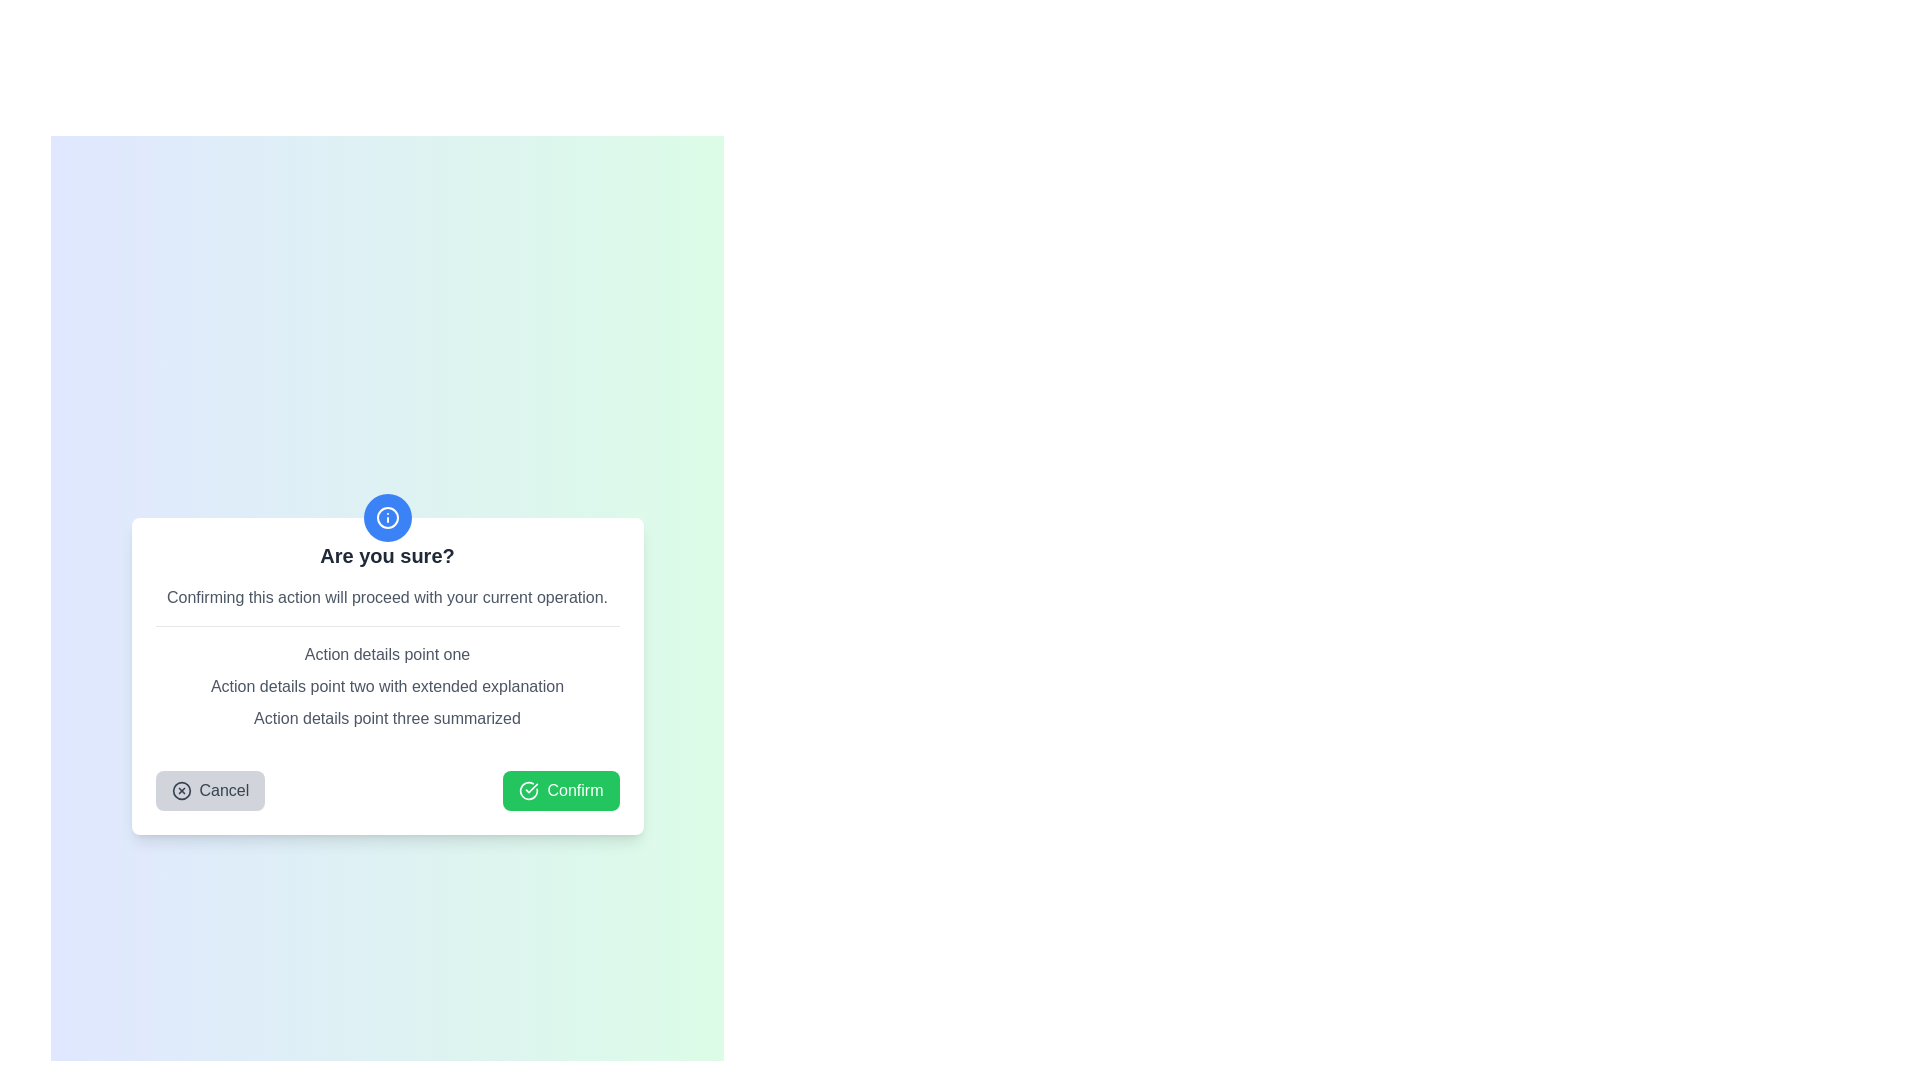 Image resolution: width=1920 pixels, height=1080 pixels. Describe the element at coordinates (387, 516) in the screenshot. I see `the informational icon located at the center-top of the modal dialog box, positioned above the header text 'Are you sure?'` at that location.